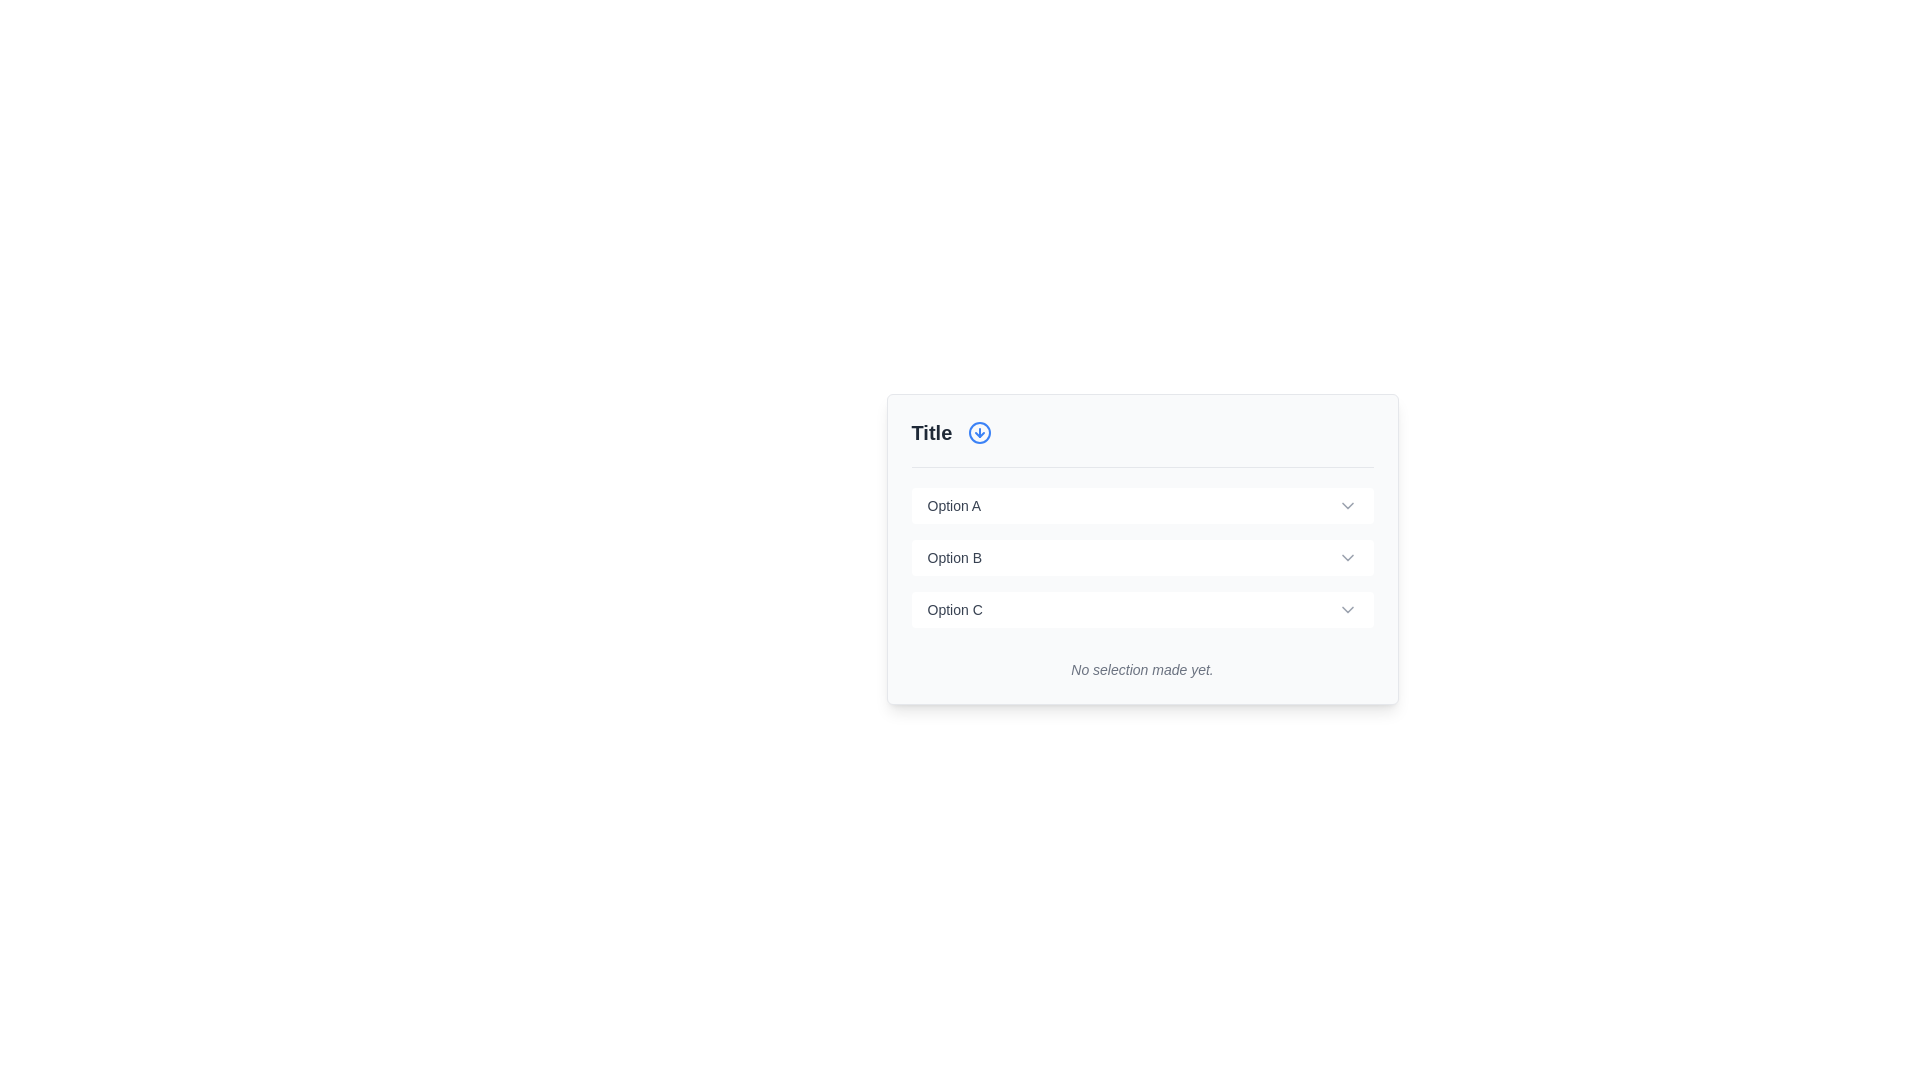 Image resolution: width=1920 pixels, height=1080 pixels. What do you see at coordinates (1142, 608) in the screenshot?
I see `the third item in the dropdown menu, labeled 'Option C'` at bounding box center [1142, 608].